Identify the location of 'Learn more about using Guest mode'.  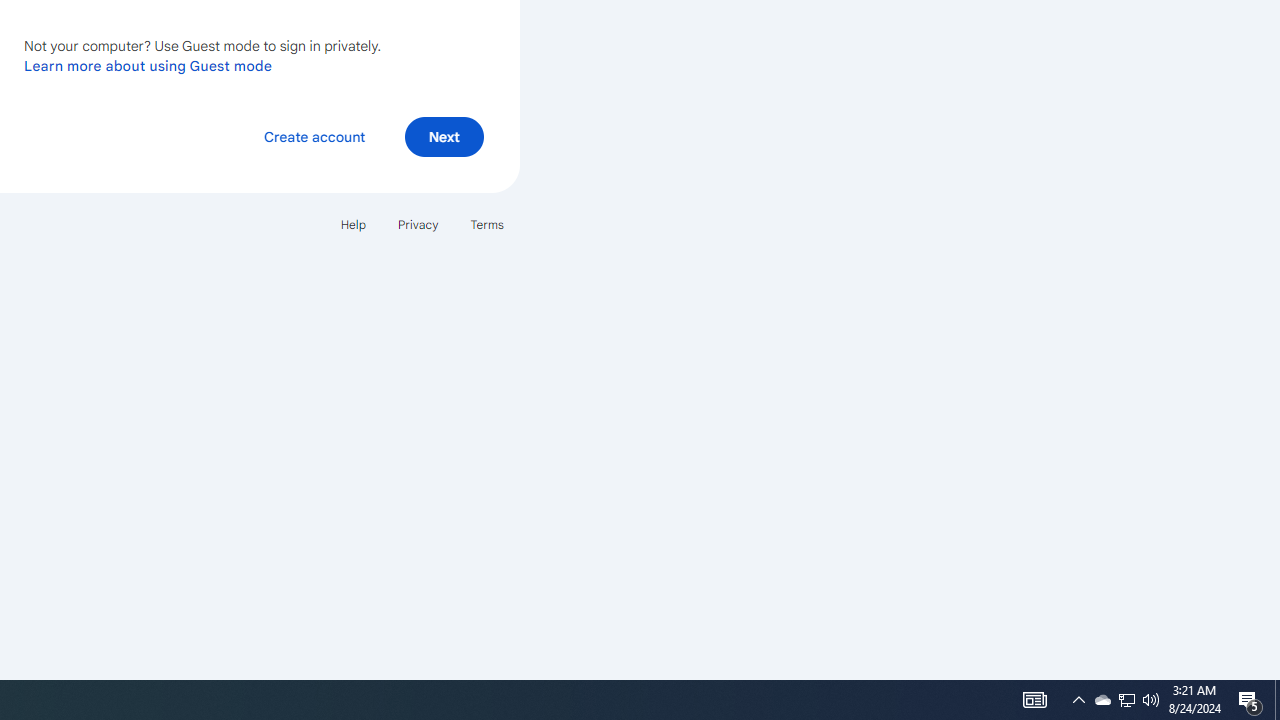
(147, 64).